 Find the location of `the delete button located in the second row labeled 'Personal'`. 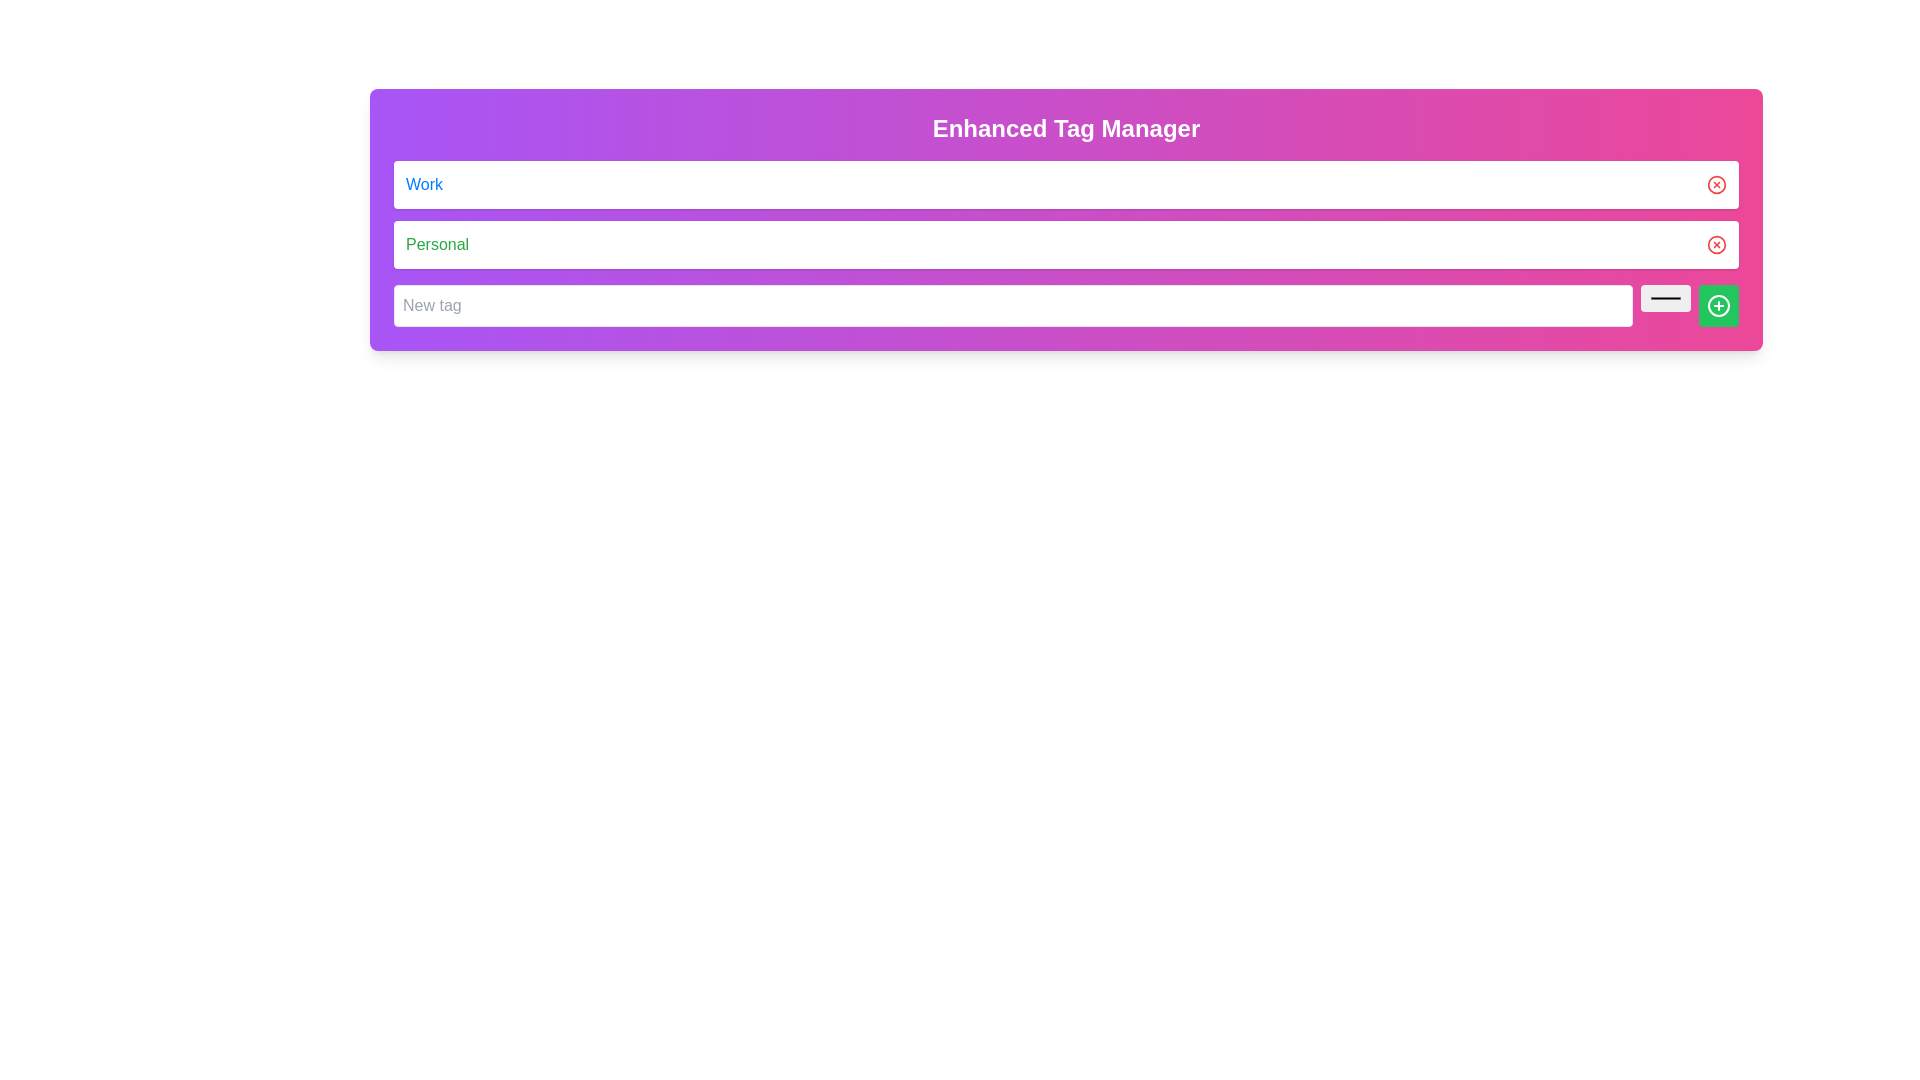

the delete button located in the second row labeled 'Personal' is located at coordinates (1716, 244).